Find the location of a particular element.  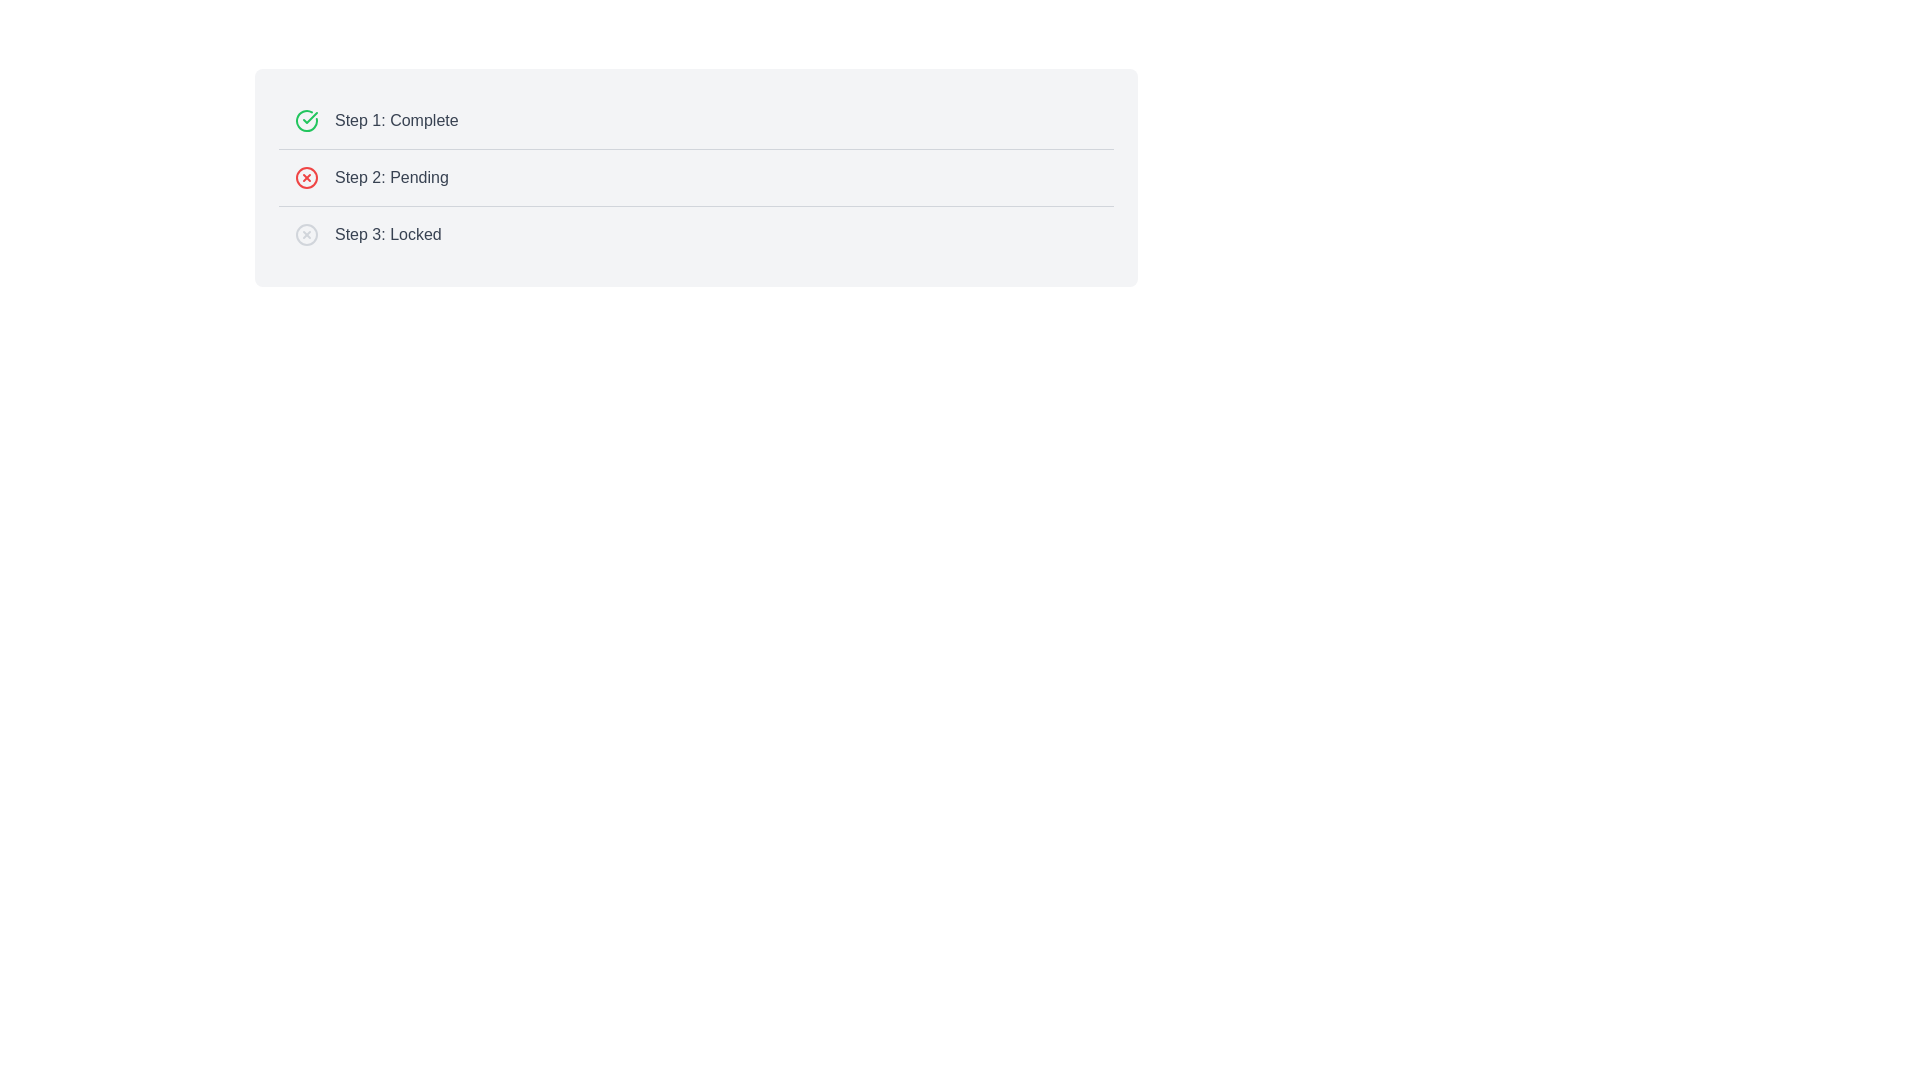

the horizontal divider that separates 'Step 2: Pending' and 'Step 3: Locked' sections in the interface is located at coordinates (696, 206).